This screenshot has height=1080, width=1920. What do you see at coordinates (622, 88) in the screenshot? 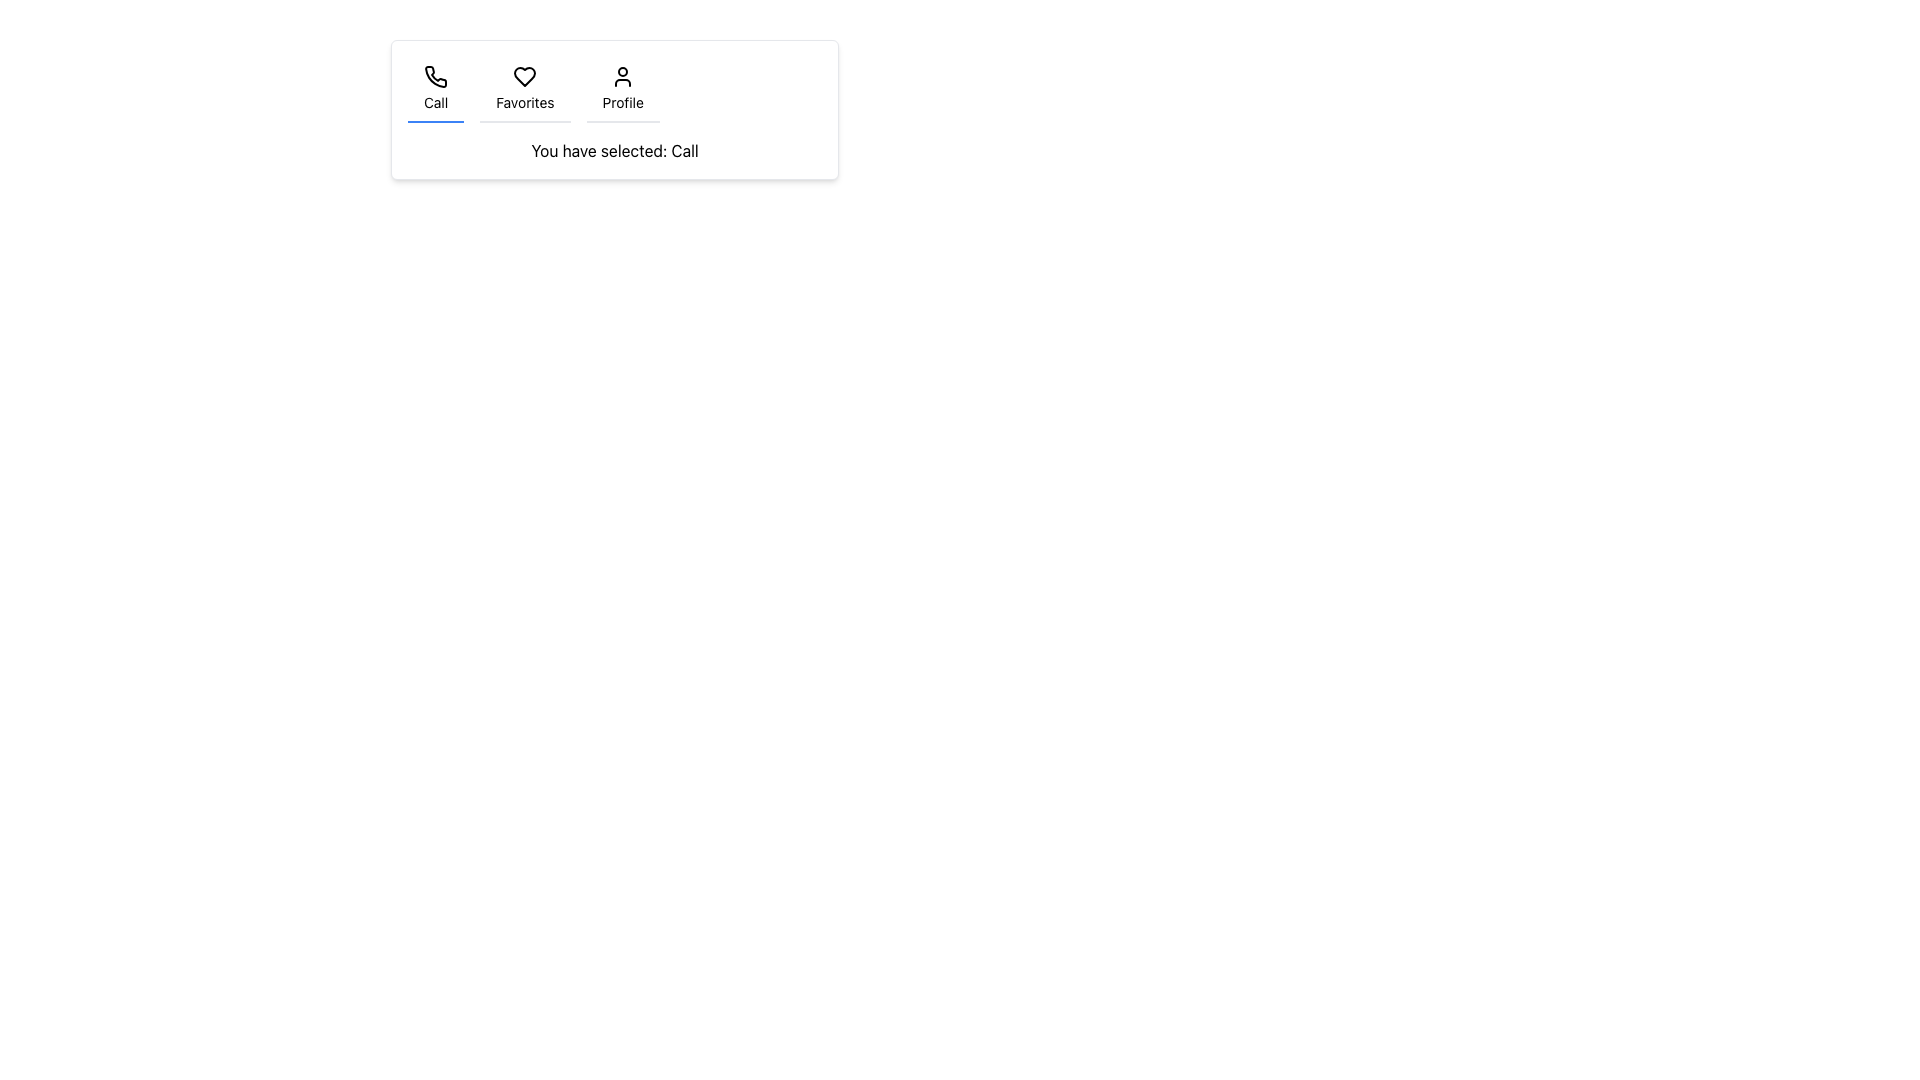
I see `the third button in the row, located to the right of 'Call' and 'Favorites'` at bounding box center [622, 88].